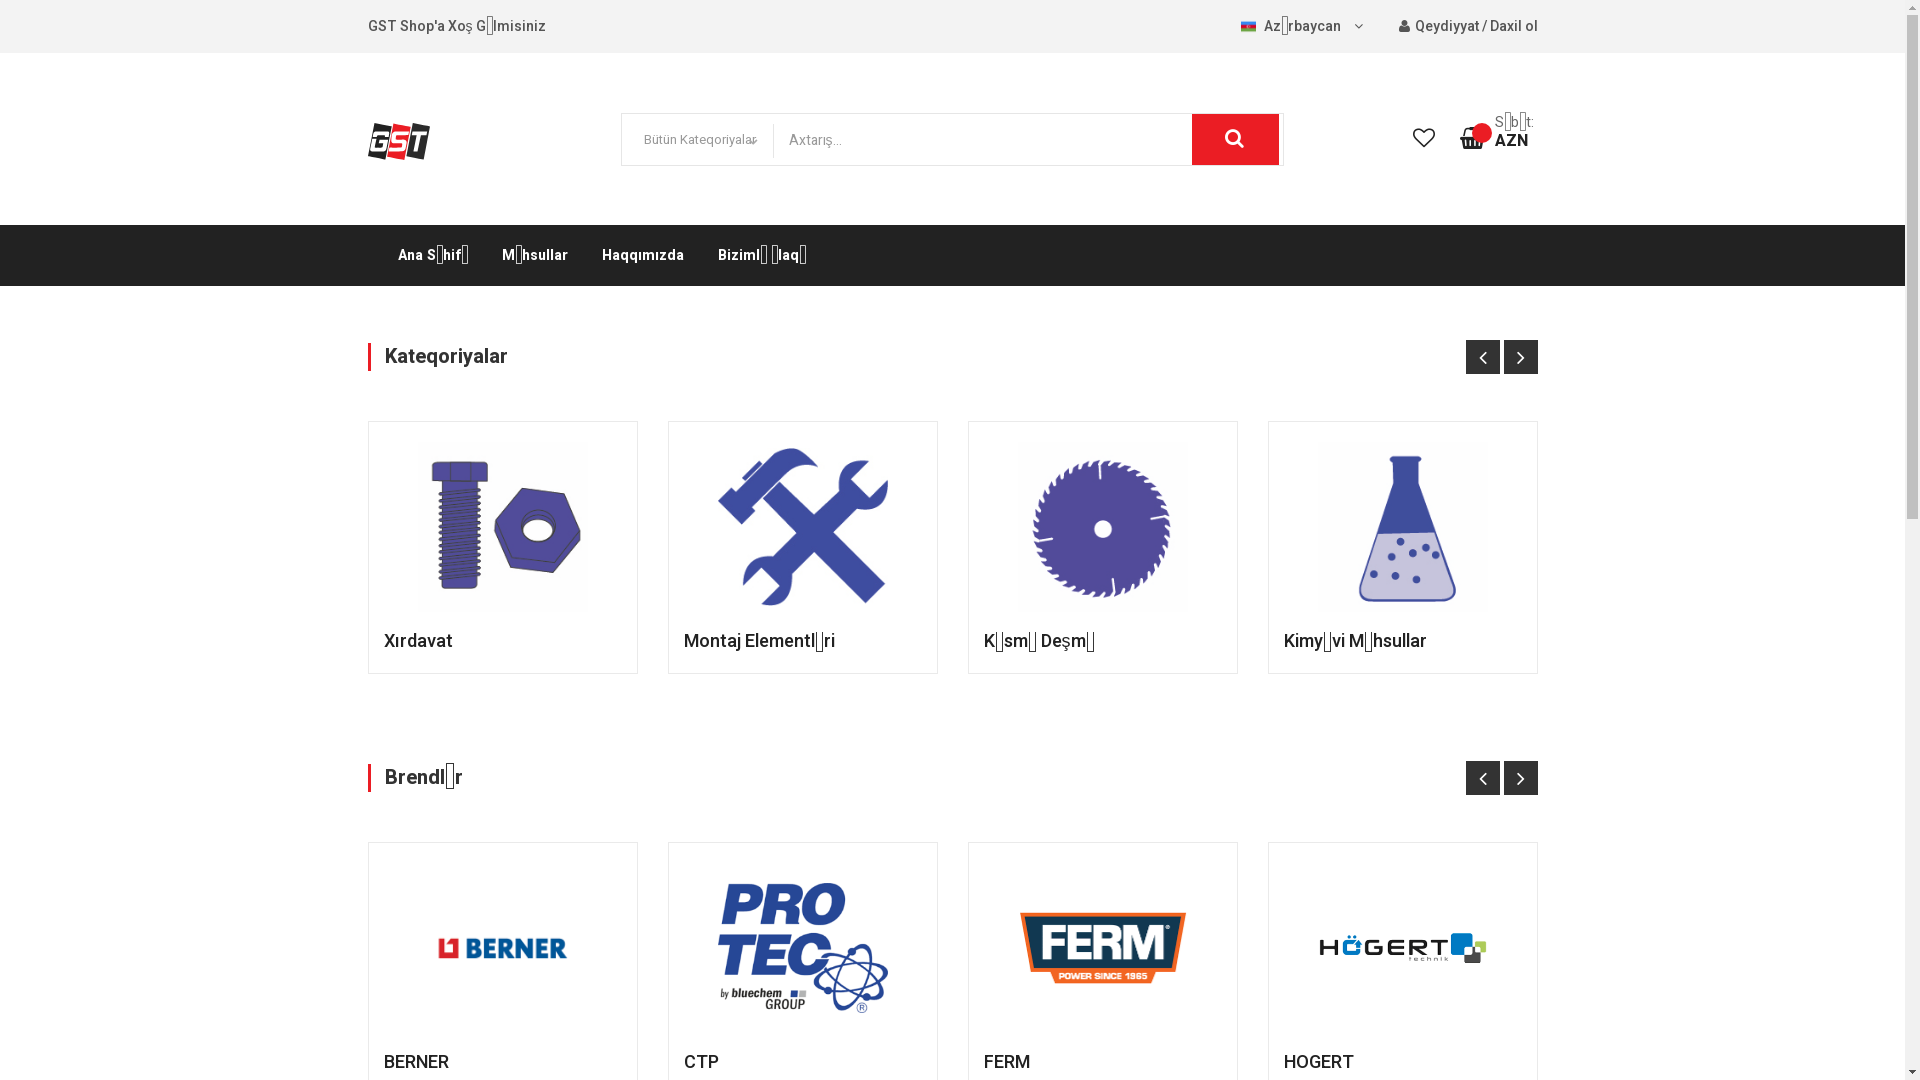 The height and width of the screenshot is (1080, 1920). What do you see at coordinates (701, 1061) in the screenshot?
I see `'CTP'` at bounding box center [701, 1061].